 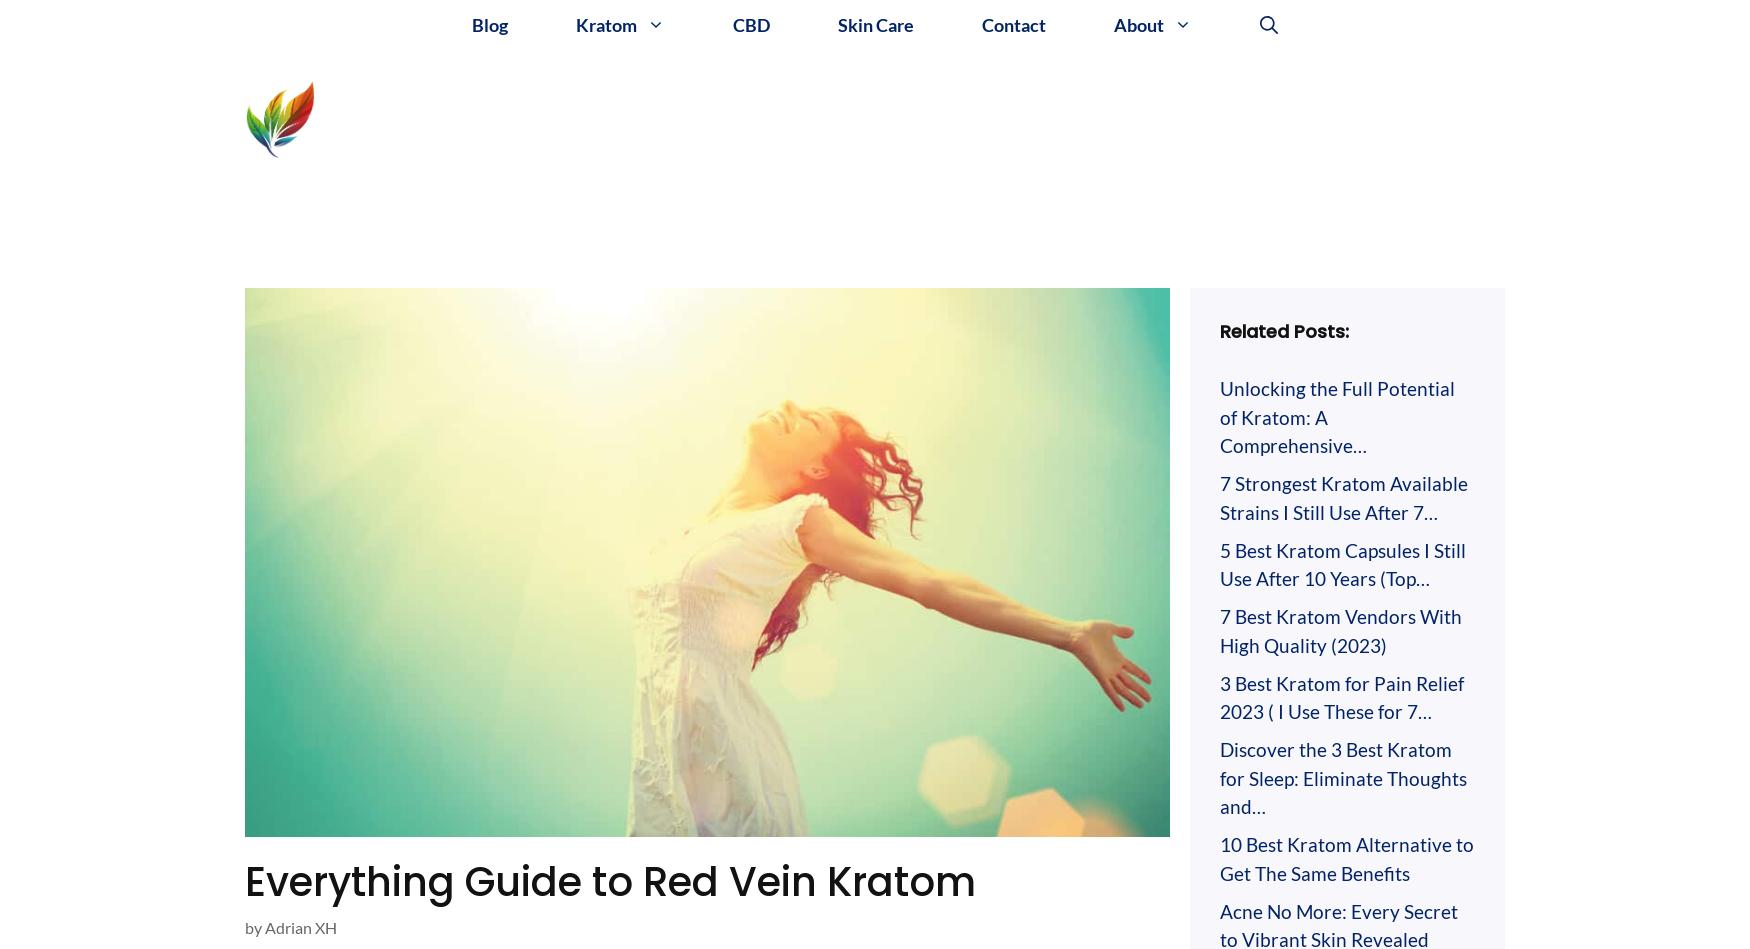 What do you see at coordinates (1138, 24) in the screenshot?
I see `'About'` at bounding box center [1138, 24].